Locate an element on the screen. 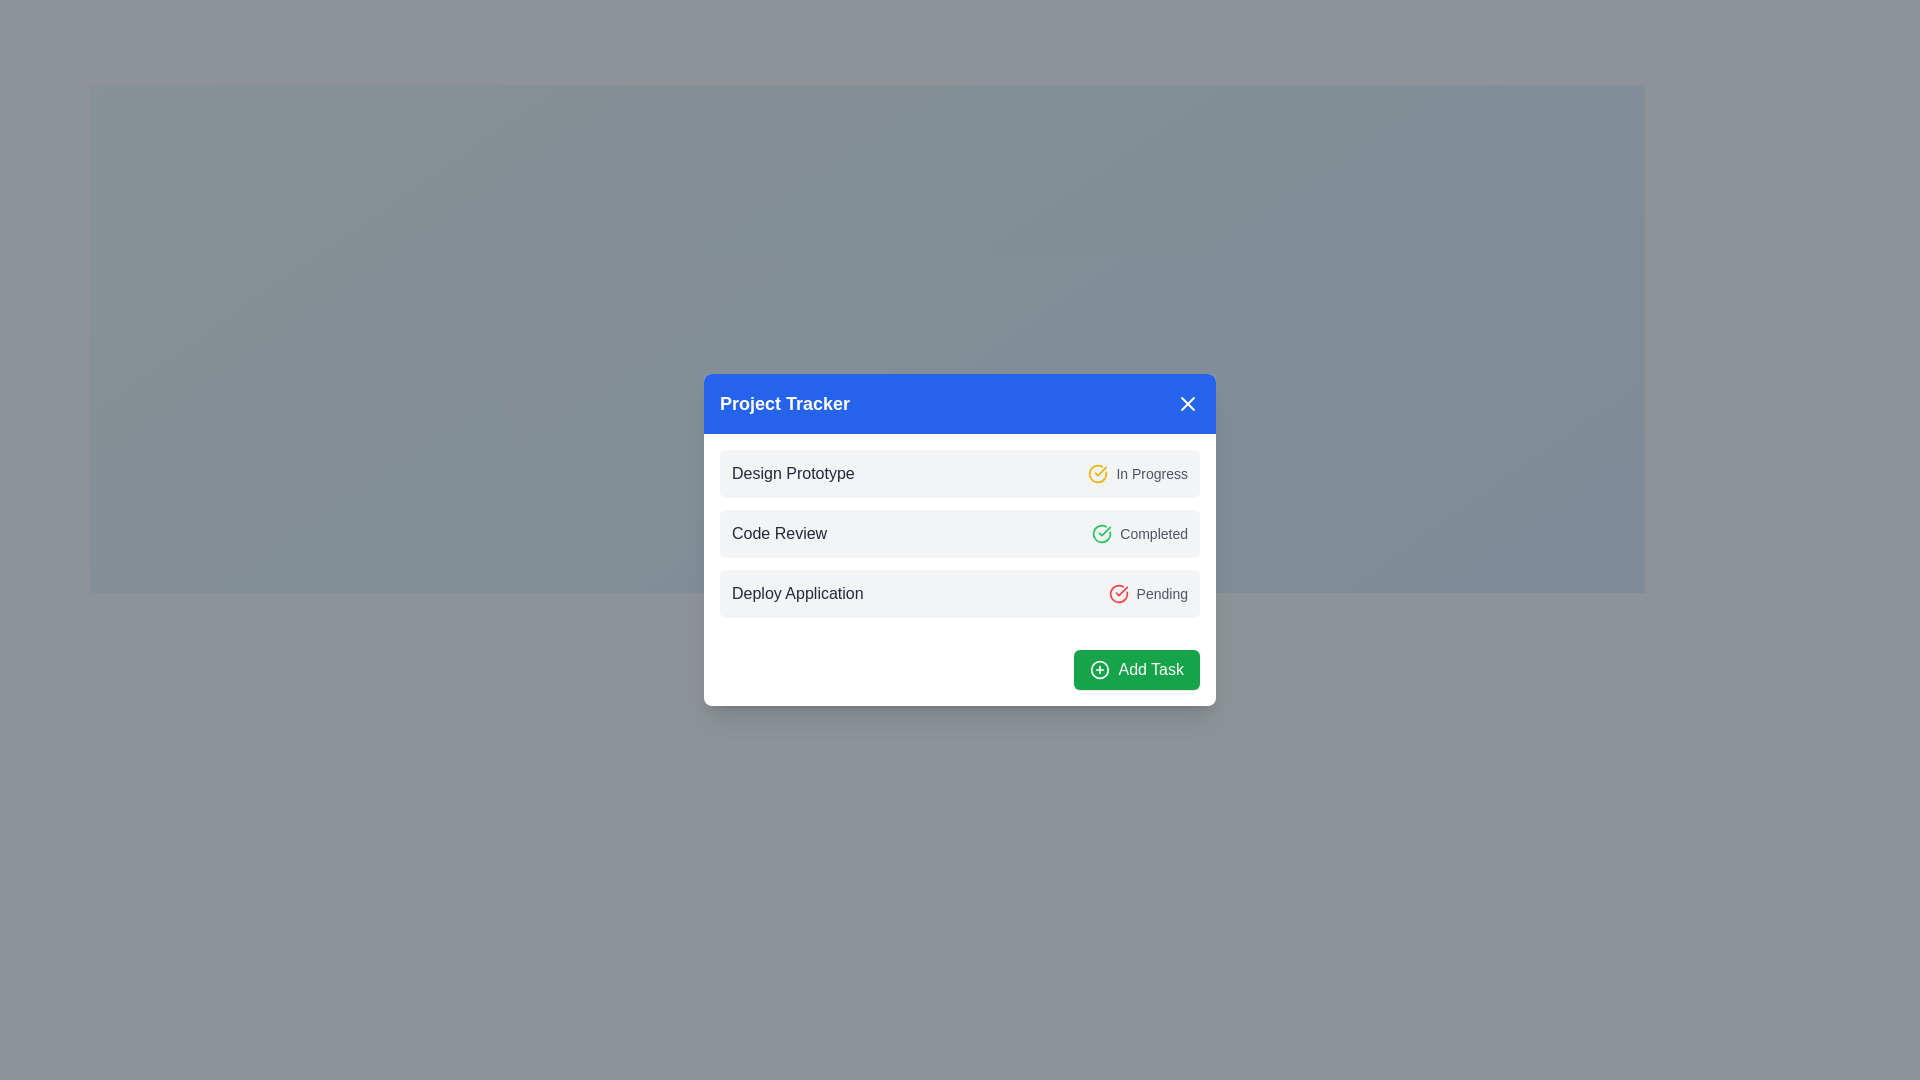  the interactive button located at the bottom right corner of the 'Project Tracker' card to initiate the addition of a new task is located at coordinates (1137, 670).